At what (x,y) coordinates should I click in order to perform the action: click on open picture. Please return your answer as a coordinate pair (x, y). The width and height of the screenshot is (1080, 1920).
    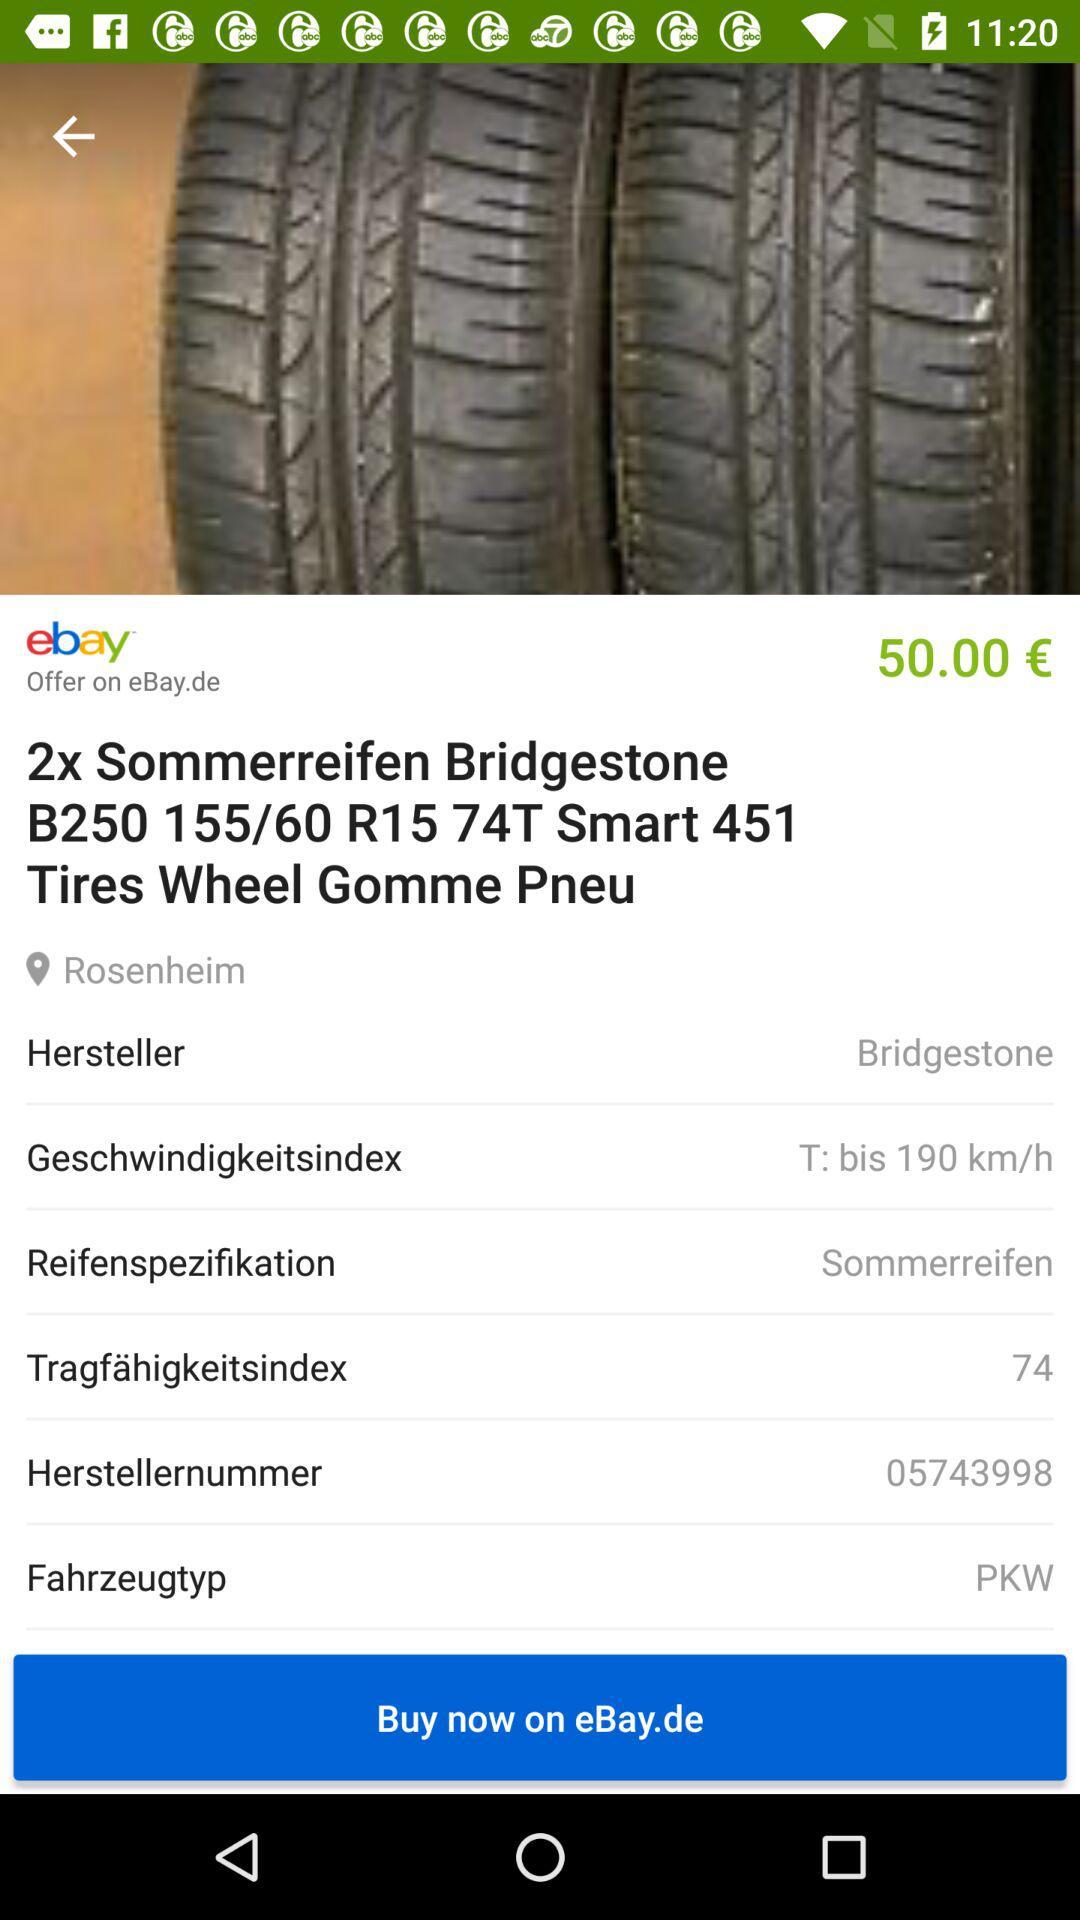
    Looking at the image, I should click on (540, 328).